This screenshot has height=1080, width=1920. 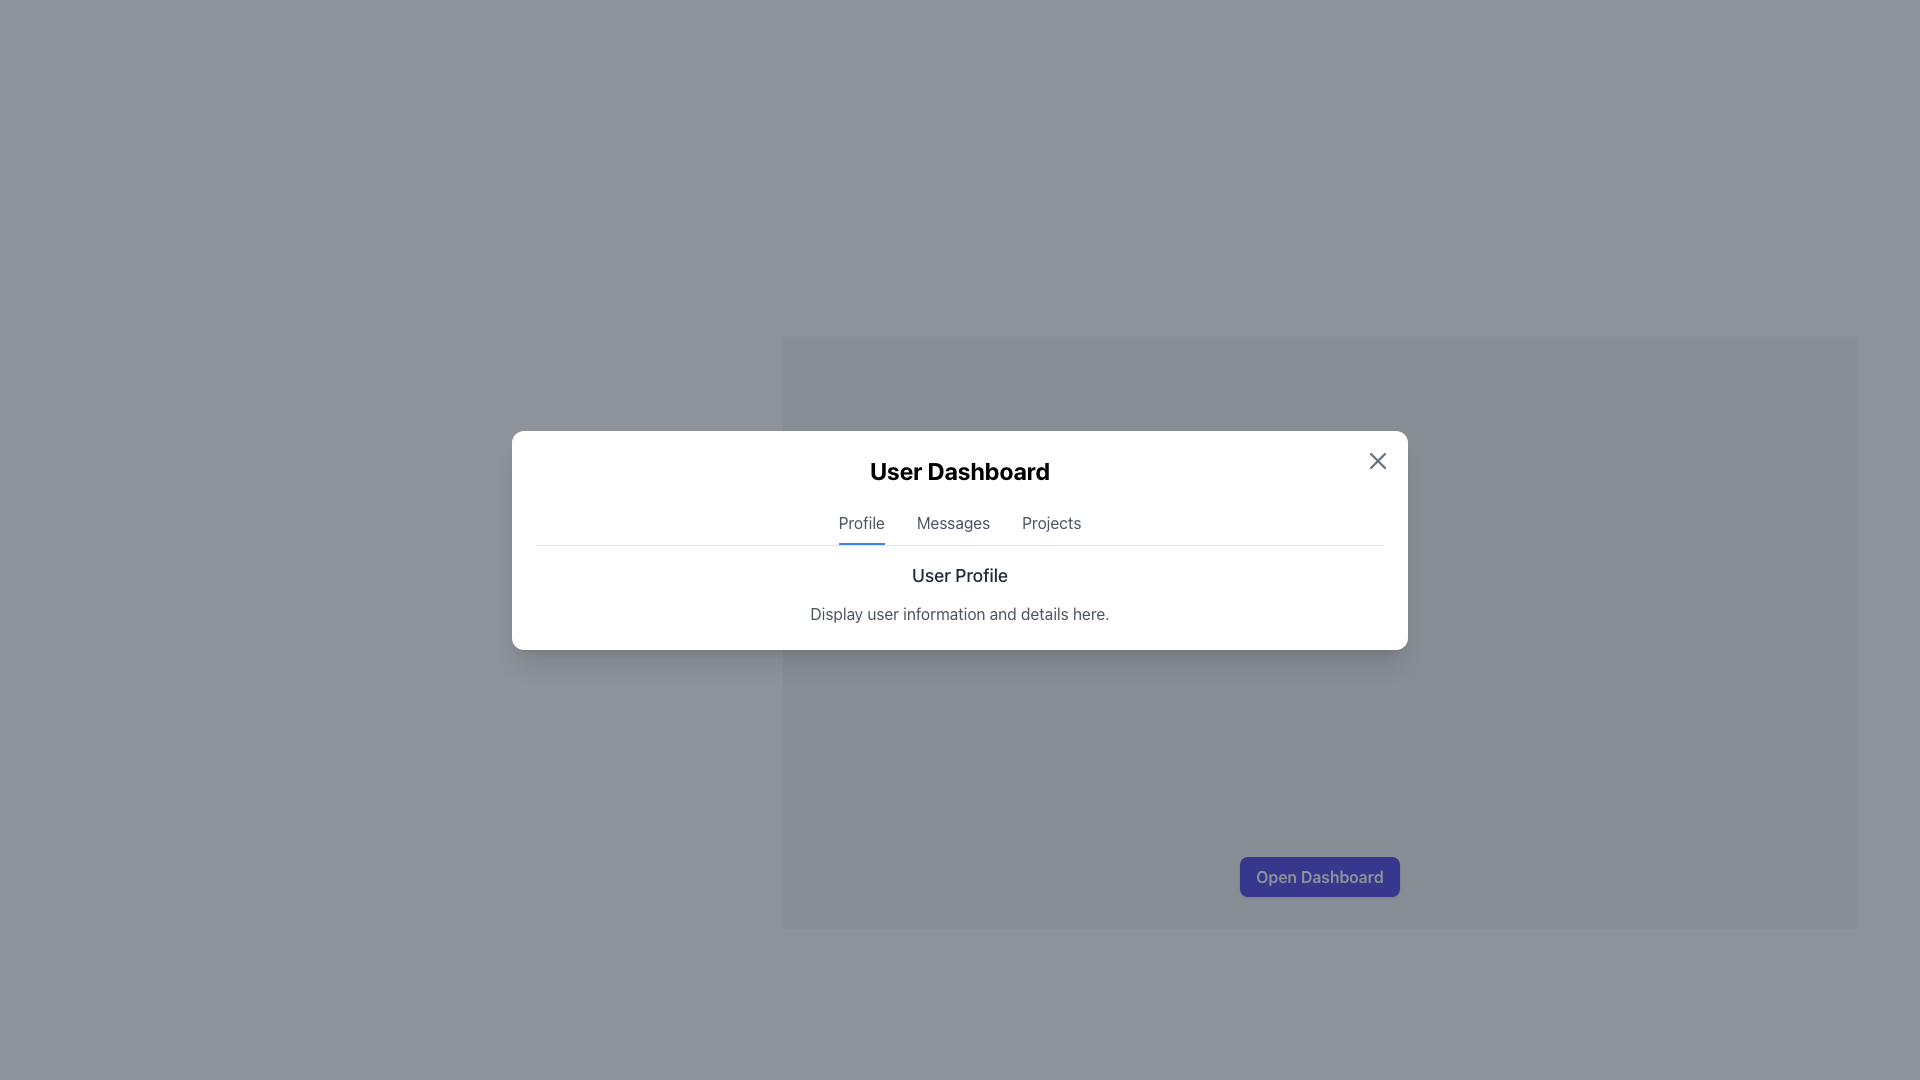 I want to click on the top-right 'X' close button icon of the modal dialog labeled 'User Dashboard', so click(x=1376, y=460).